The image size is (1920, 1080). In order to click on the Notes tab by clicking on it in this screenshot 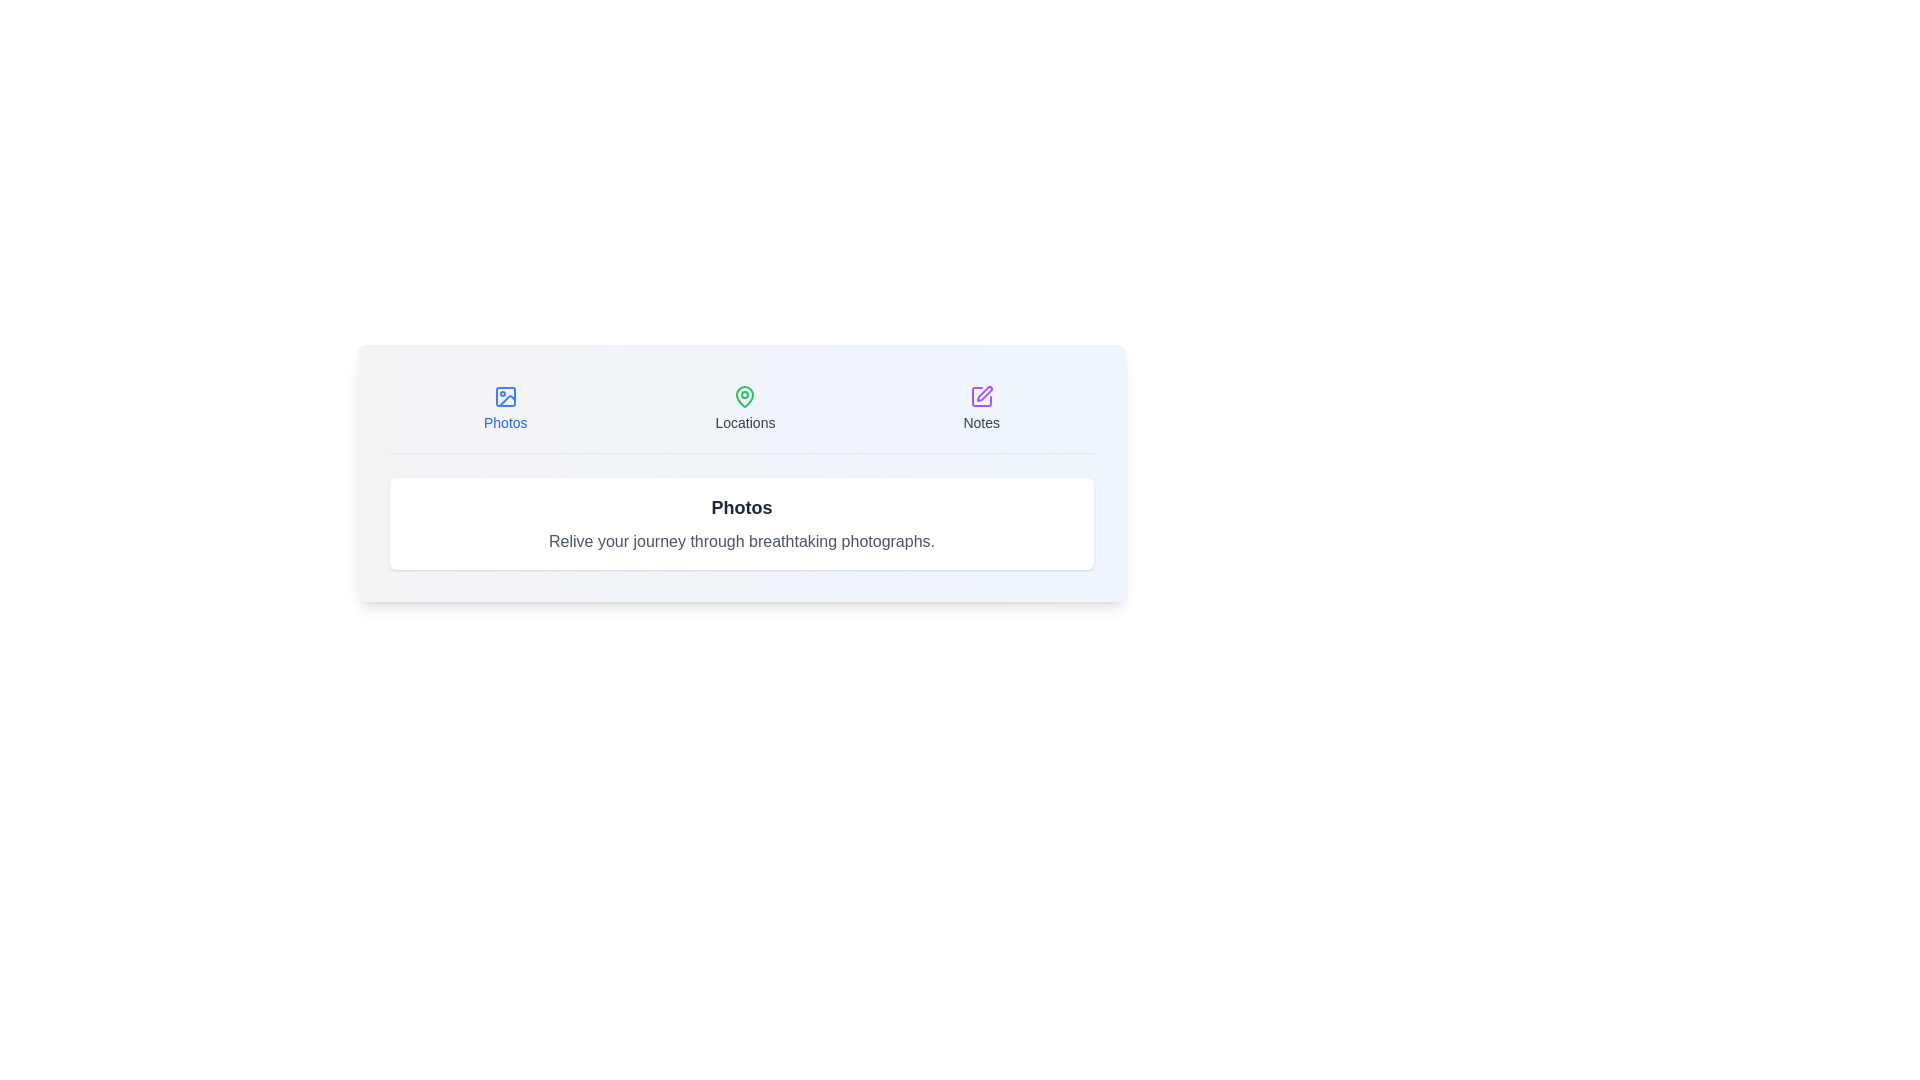, I will do `click(981, 407)`.